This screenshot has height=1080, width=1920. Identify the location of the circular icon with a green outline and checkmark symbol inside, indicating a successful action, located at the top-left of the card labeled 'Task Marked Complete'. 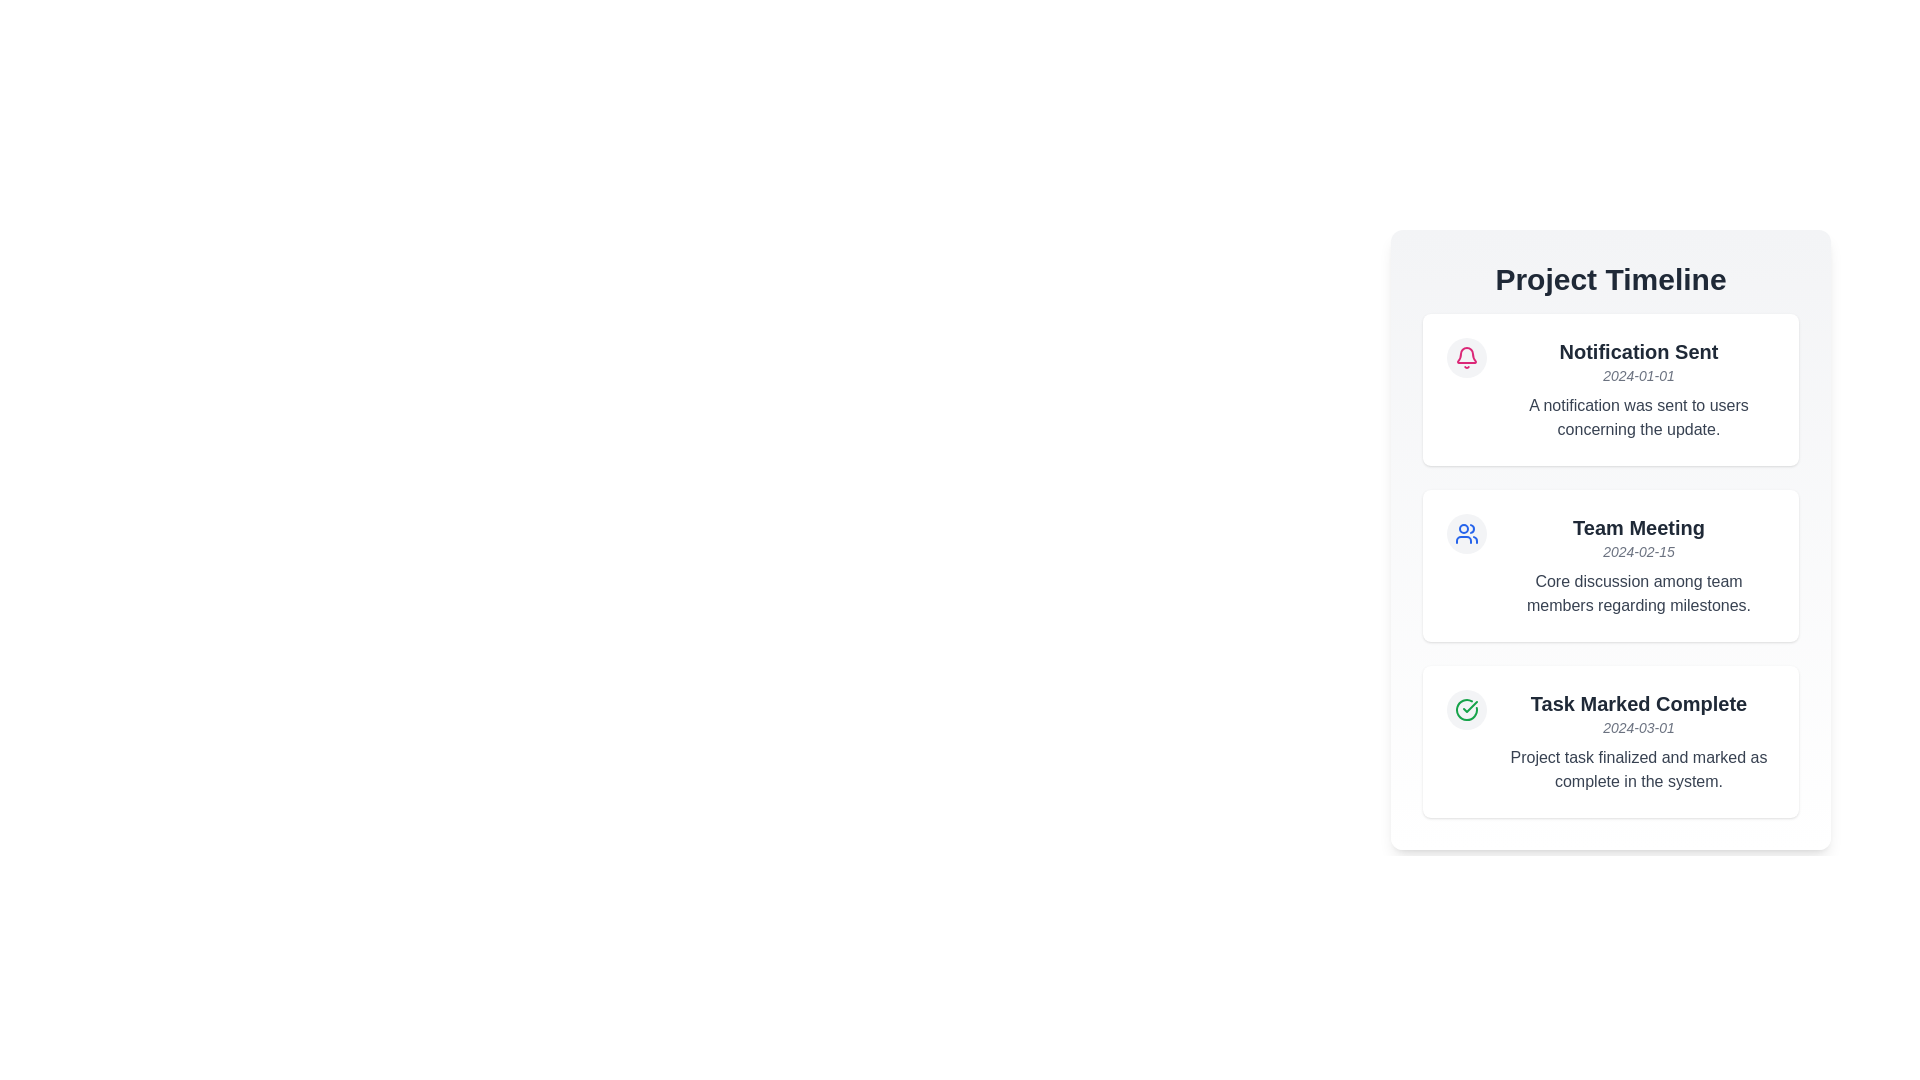
(1467, 708).